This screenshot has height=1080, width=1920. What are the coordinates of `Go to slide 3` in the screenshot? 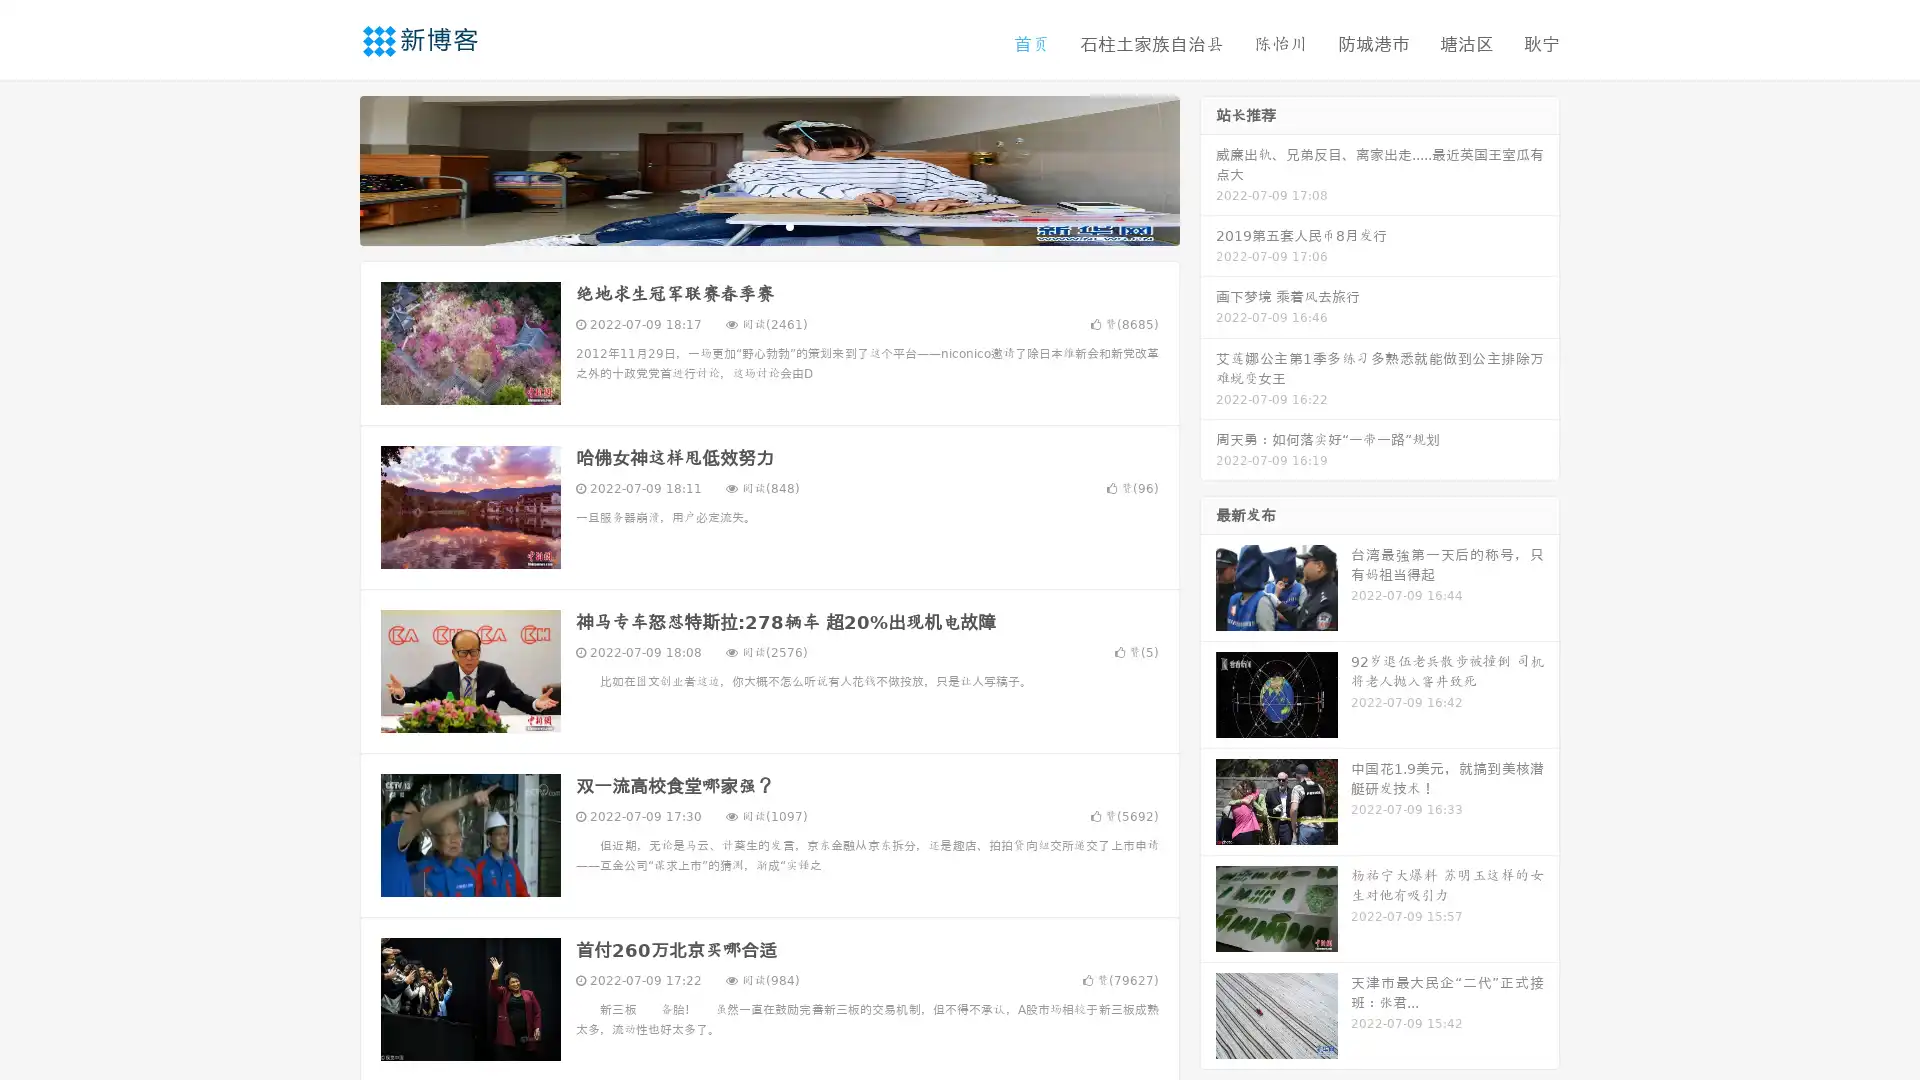 It's located at (789, 225).